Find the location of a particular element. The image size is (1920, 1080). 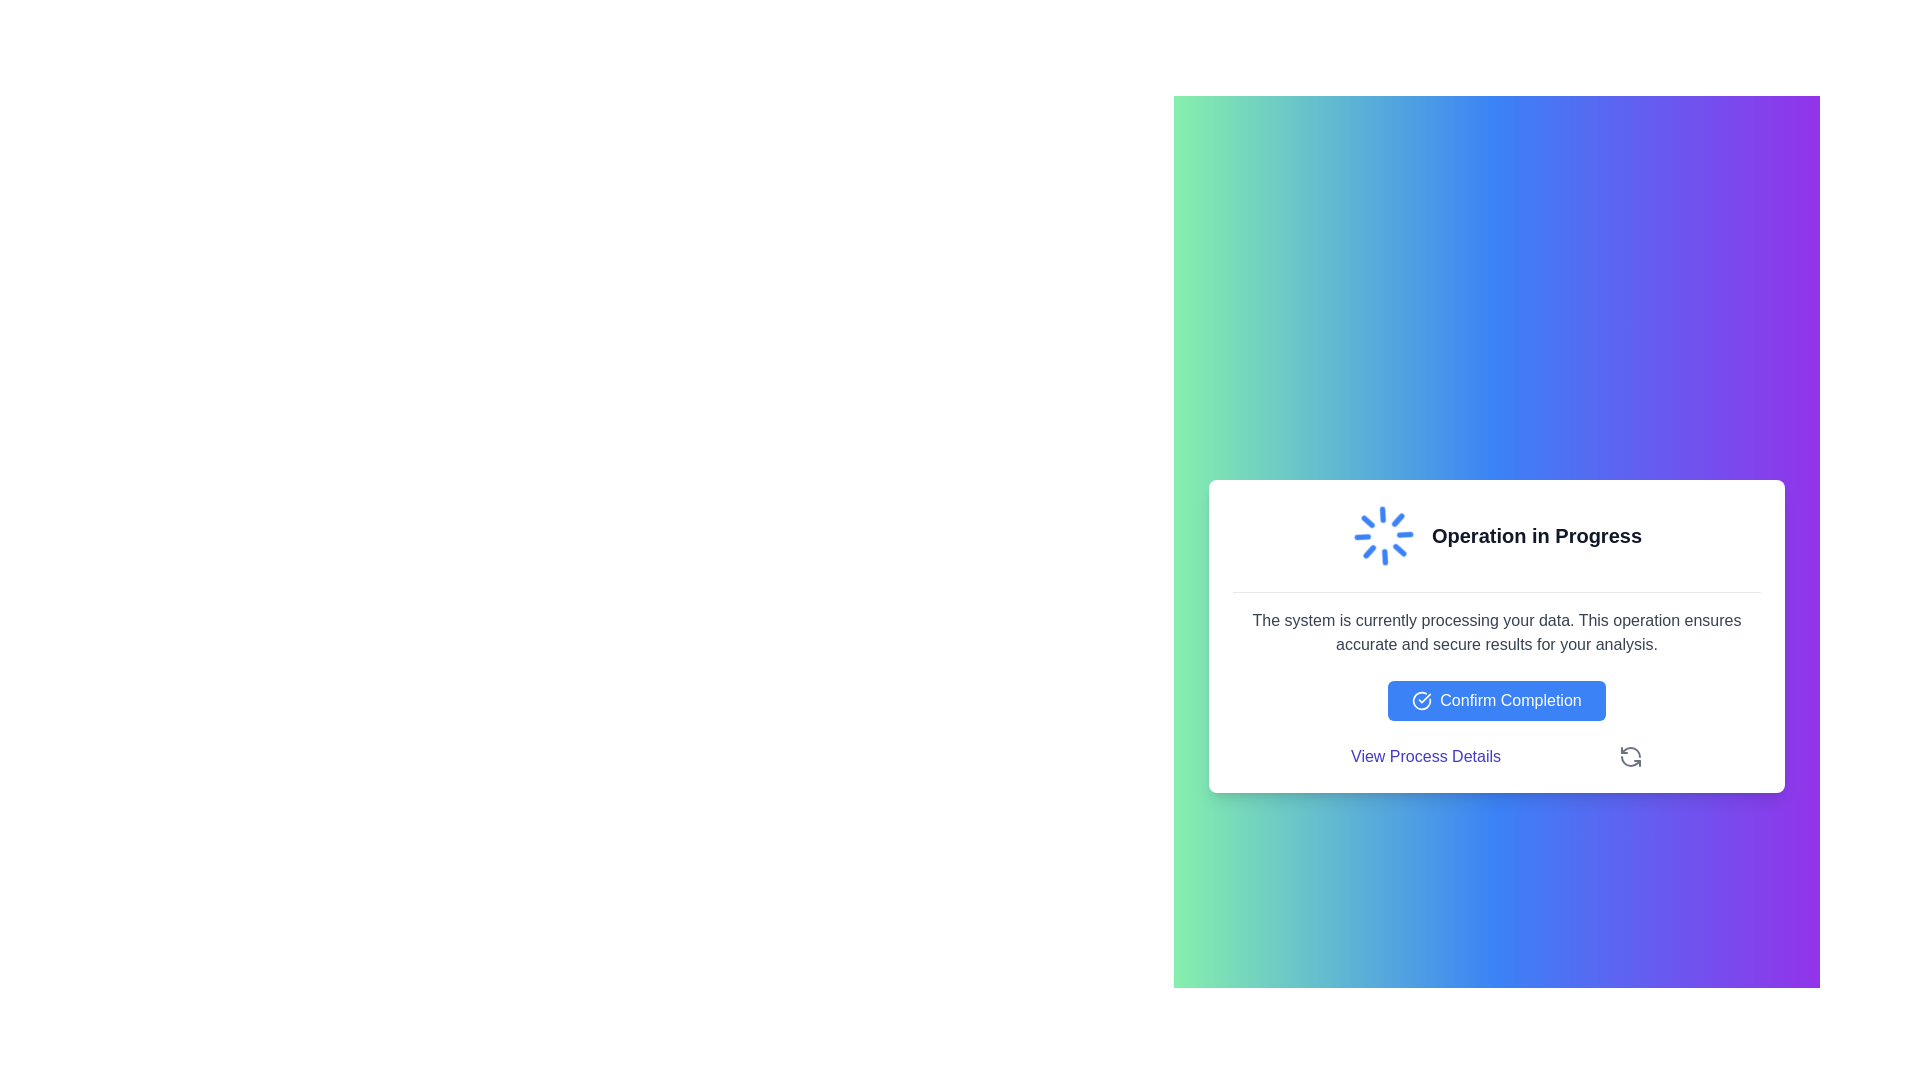

the upper-left decorative graphic segment of the spinner, which indicates an ongoing process is located at coordinates (1400, 547).